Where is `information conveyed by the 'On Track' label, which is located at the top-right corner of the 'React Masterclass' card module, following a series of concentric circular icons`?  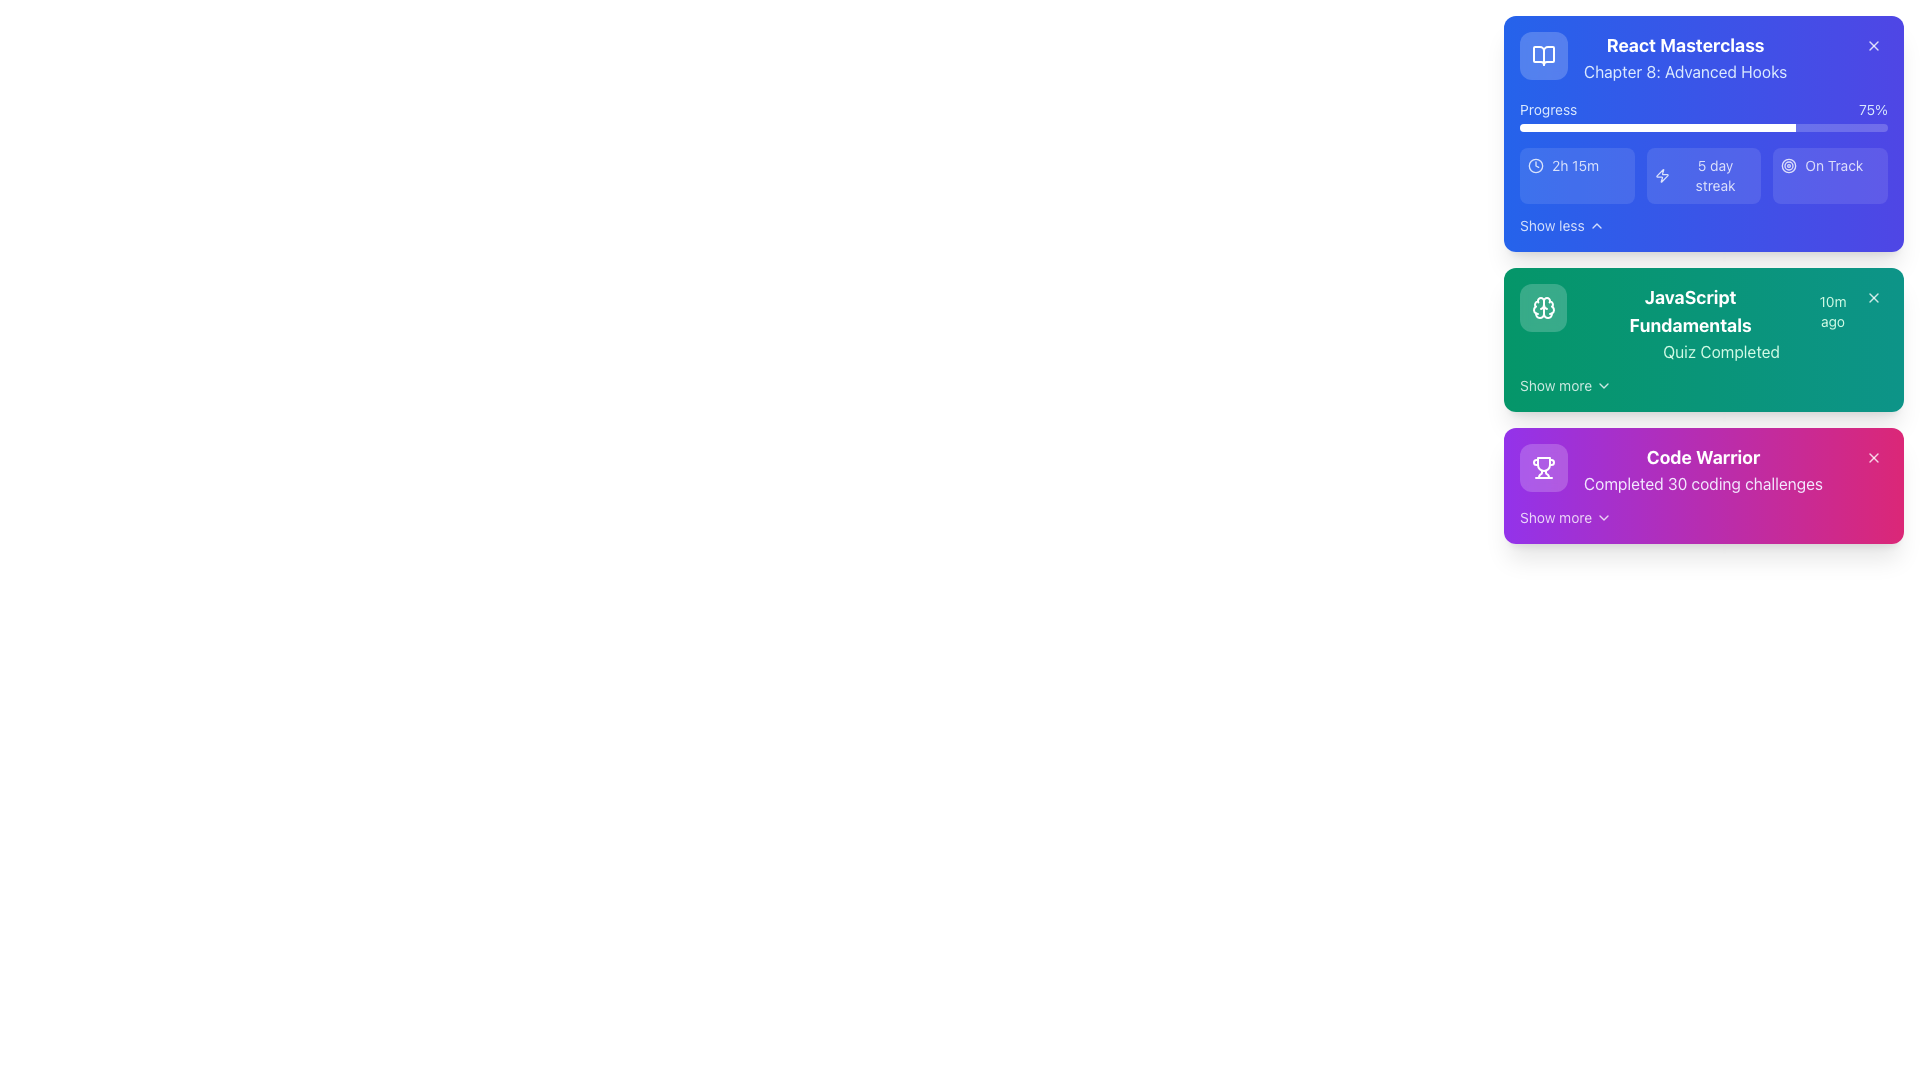 information conveyed by the 'On Track' label, which is located at the top-right corner of the 'React Masterclass' card module, following a series of concentric circular icons is located at coordinates (1834, 164).